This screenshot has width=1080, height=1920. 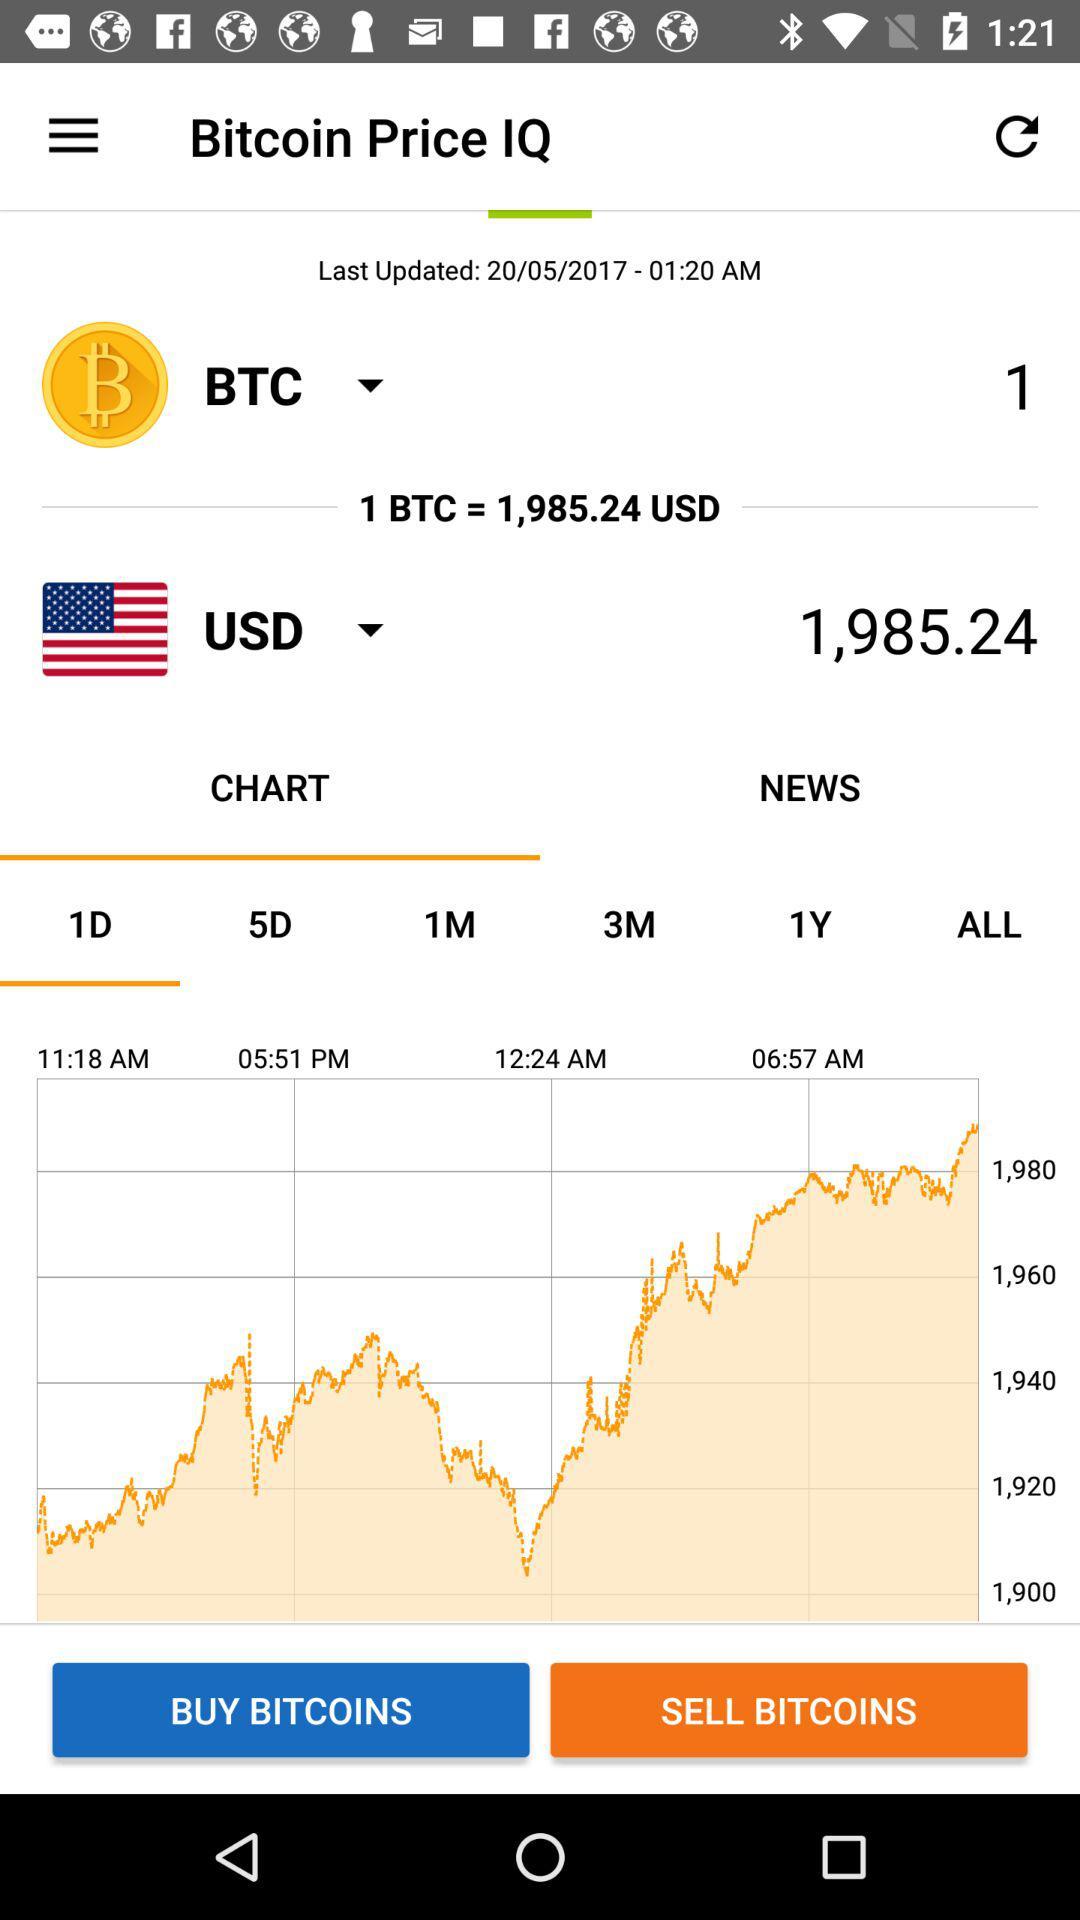 What do you see at coordinates (72, 135) in the screenshot?
I see `item above the last updated 20 icon` at bounding box center [72, 135].